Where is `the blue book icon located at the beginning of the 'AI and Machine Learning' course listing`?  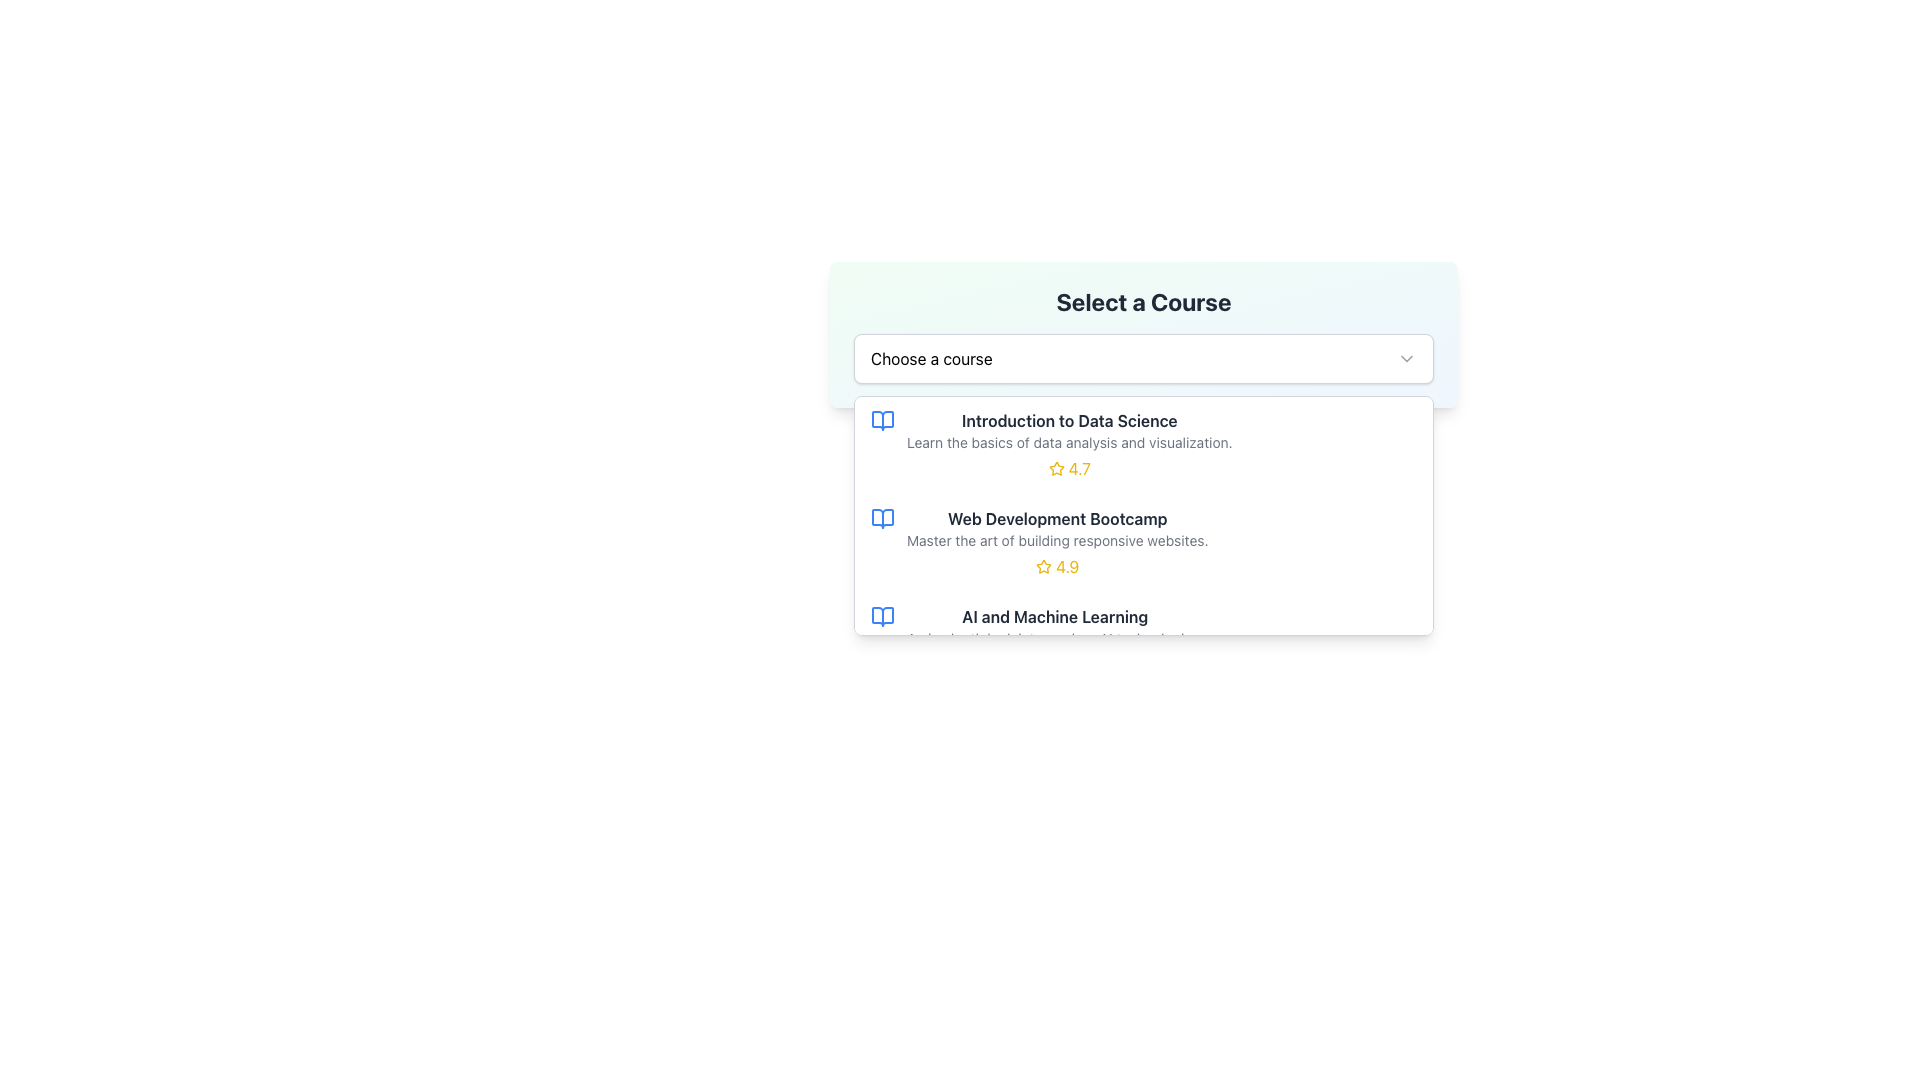
the blue book icon located at the beginning of the 'AI and Machine Learning' course listing is located at coordinates (882, 616).